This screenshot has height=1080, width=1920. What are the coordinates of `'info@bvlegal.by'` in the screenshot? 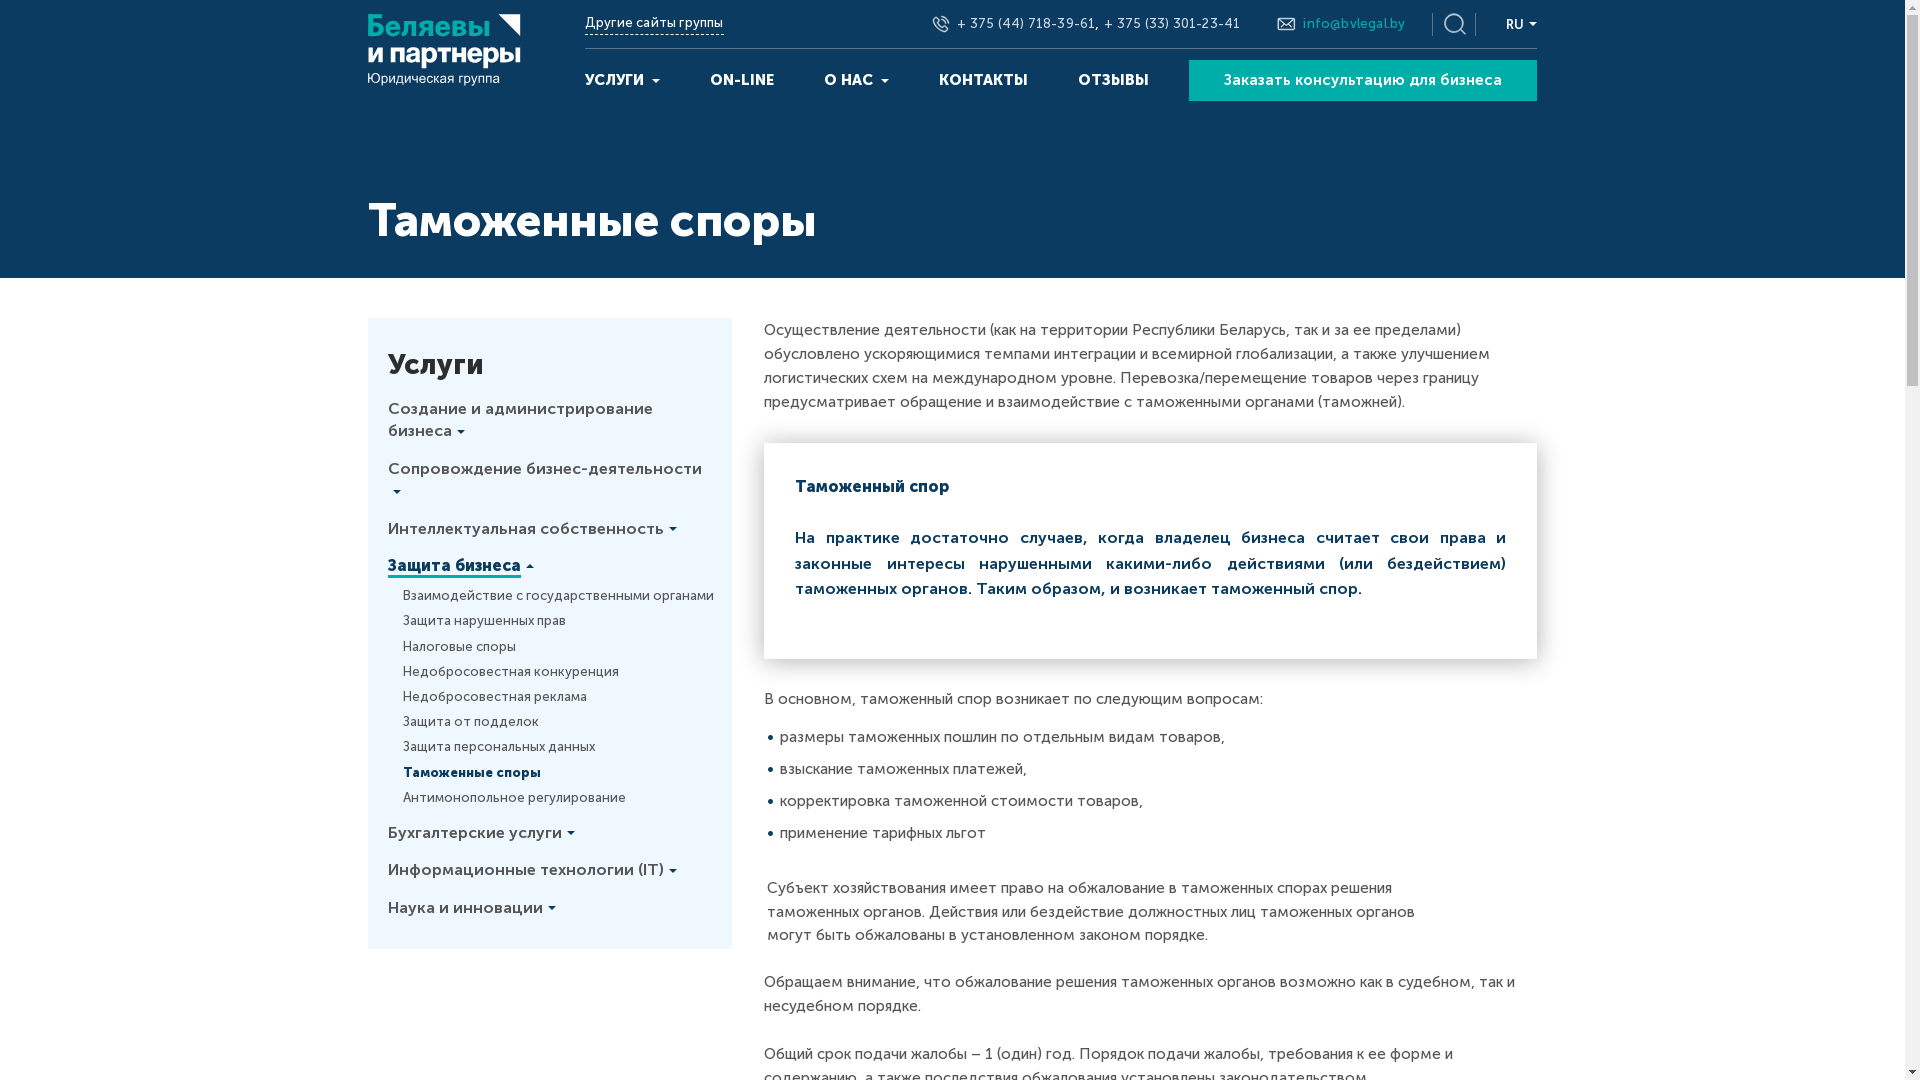 It's located at (1353, 23).